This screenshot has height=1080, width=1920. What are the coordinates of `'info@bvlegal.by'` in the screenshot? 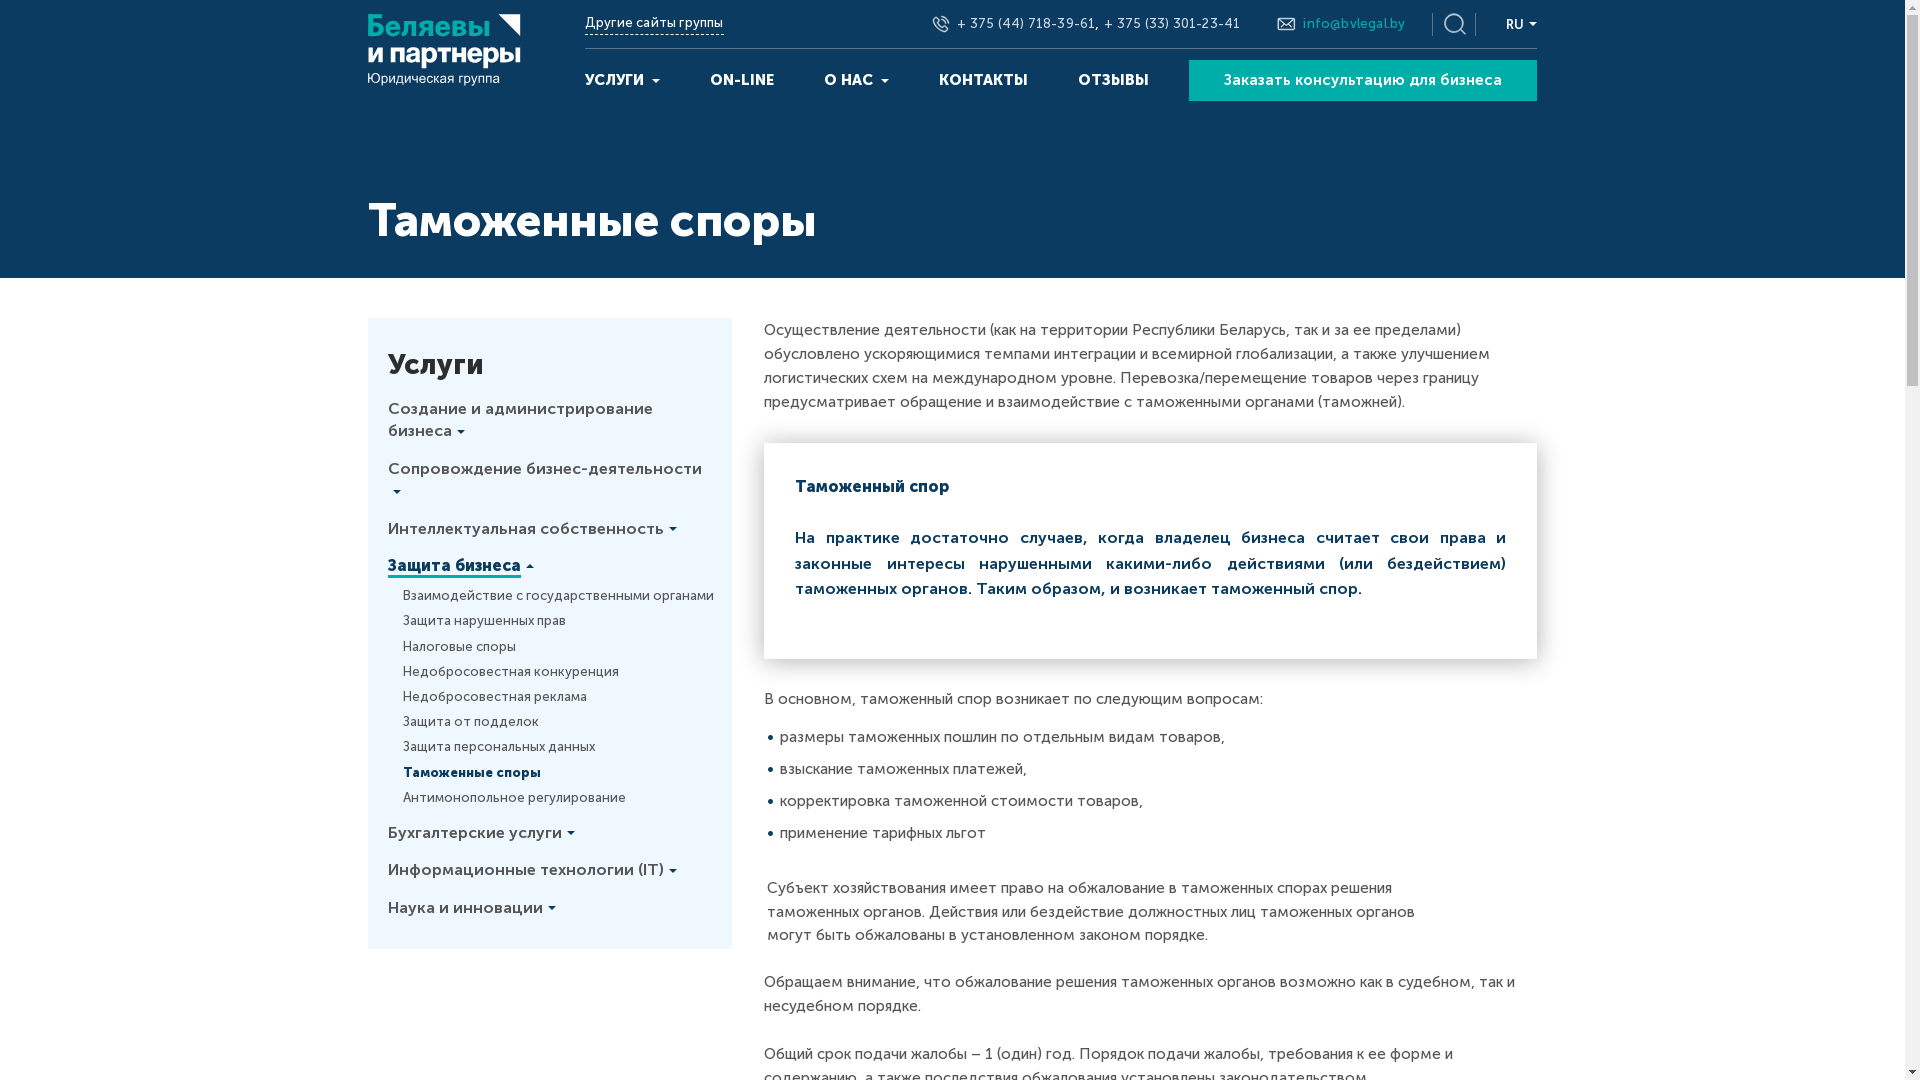 It's located at (1353, 23).